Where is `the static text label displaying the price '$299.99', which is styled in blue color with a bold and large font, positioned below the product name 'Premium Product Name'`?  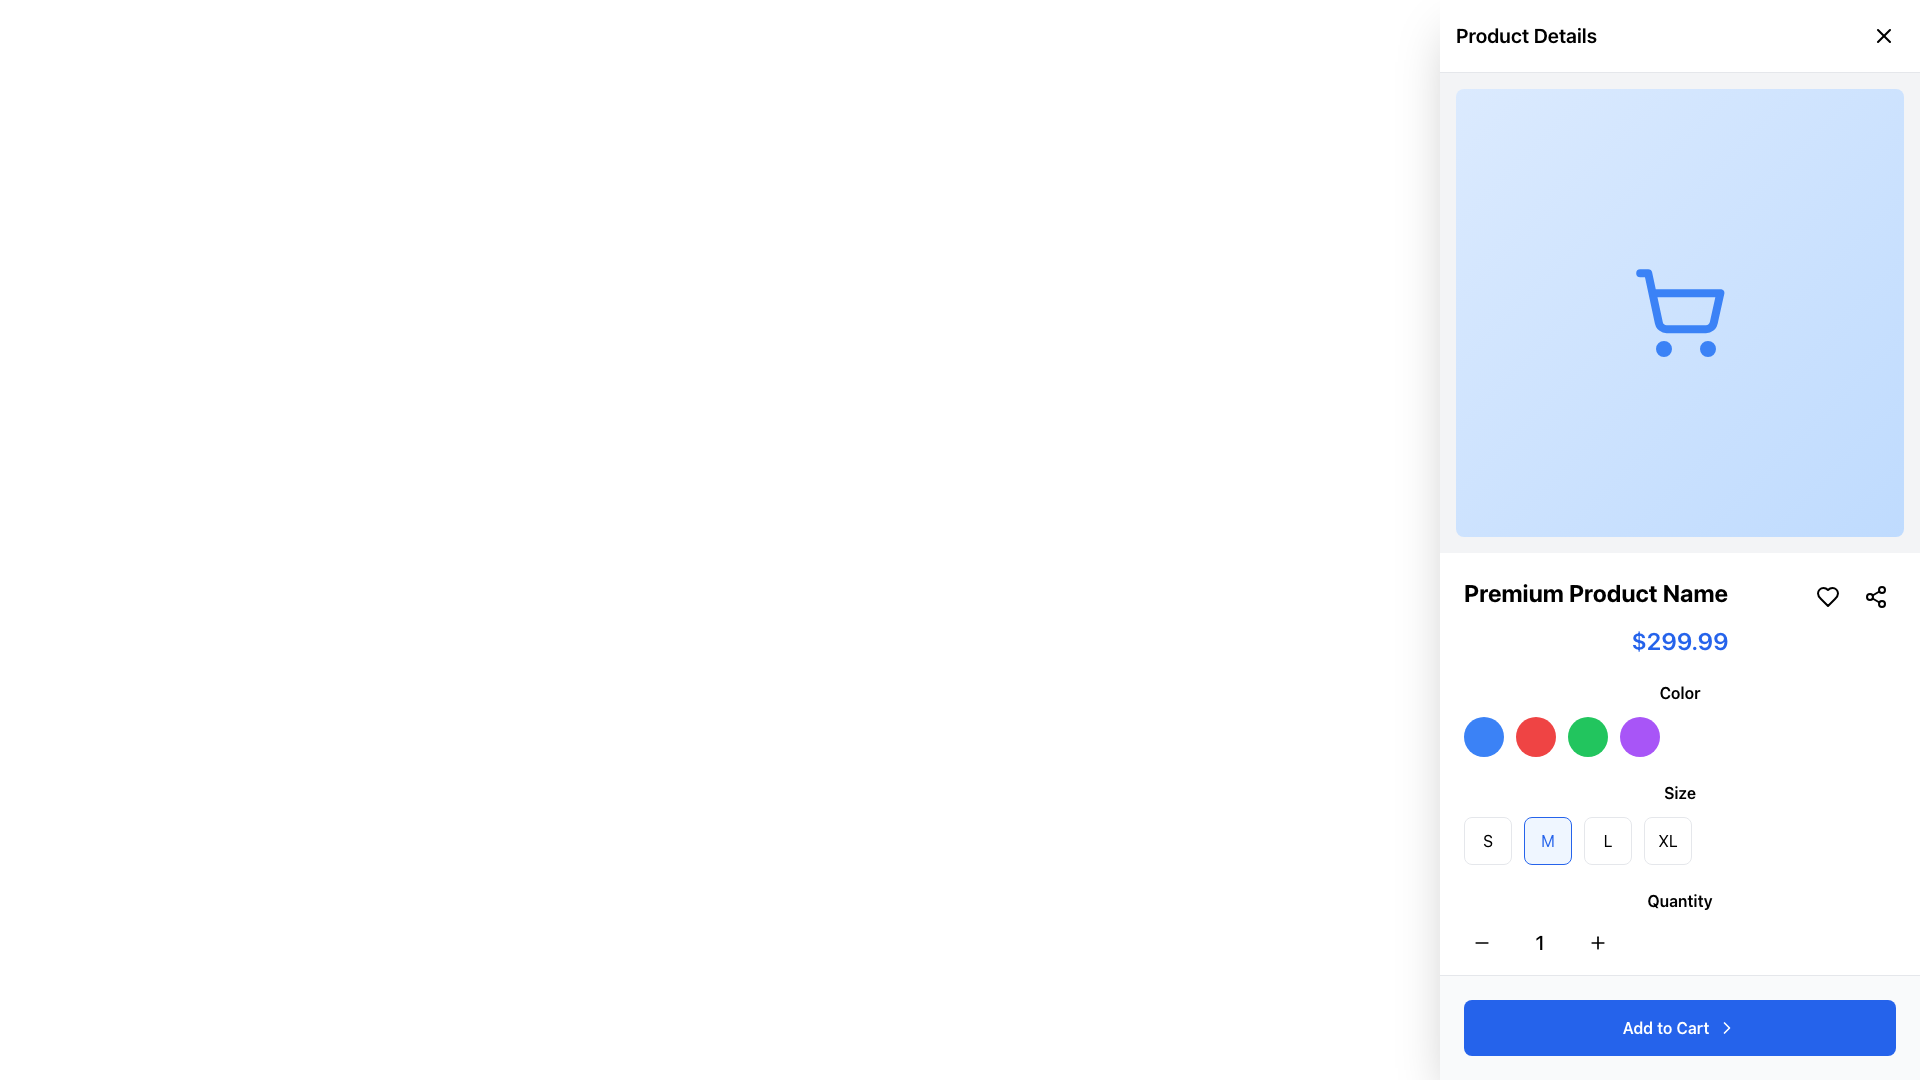 the static text label displaying the price '$299.99', which is styled in blue color with a bold and large font, positioned below the product name 'Premium Product Name' is located at coordinates (1680, 640).